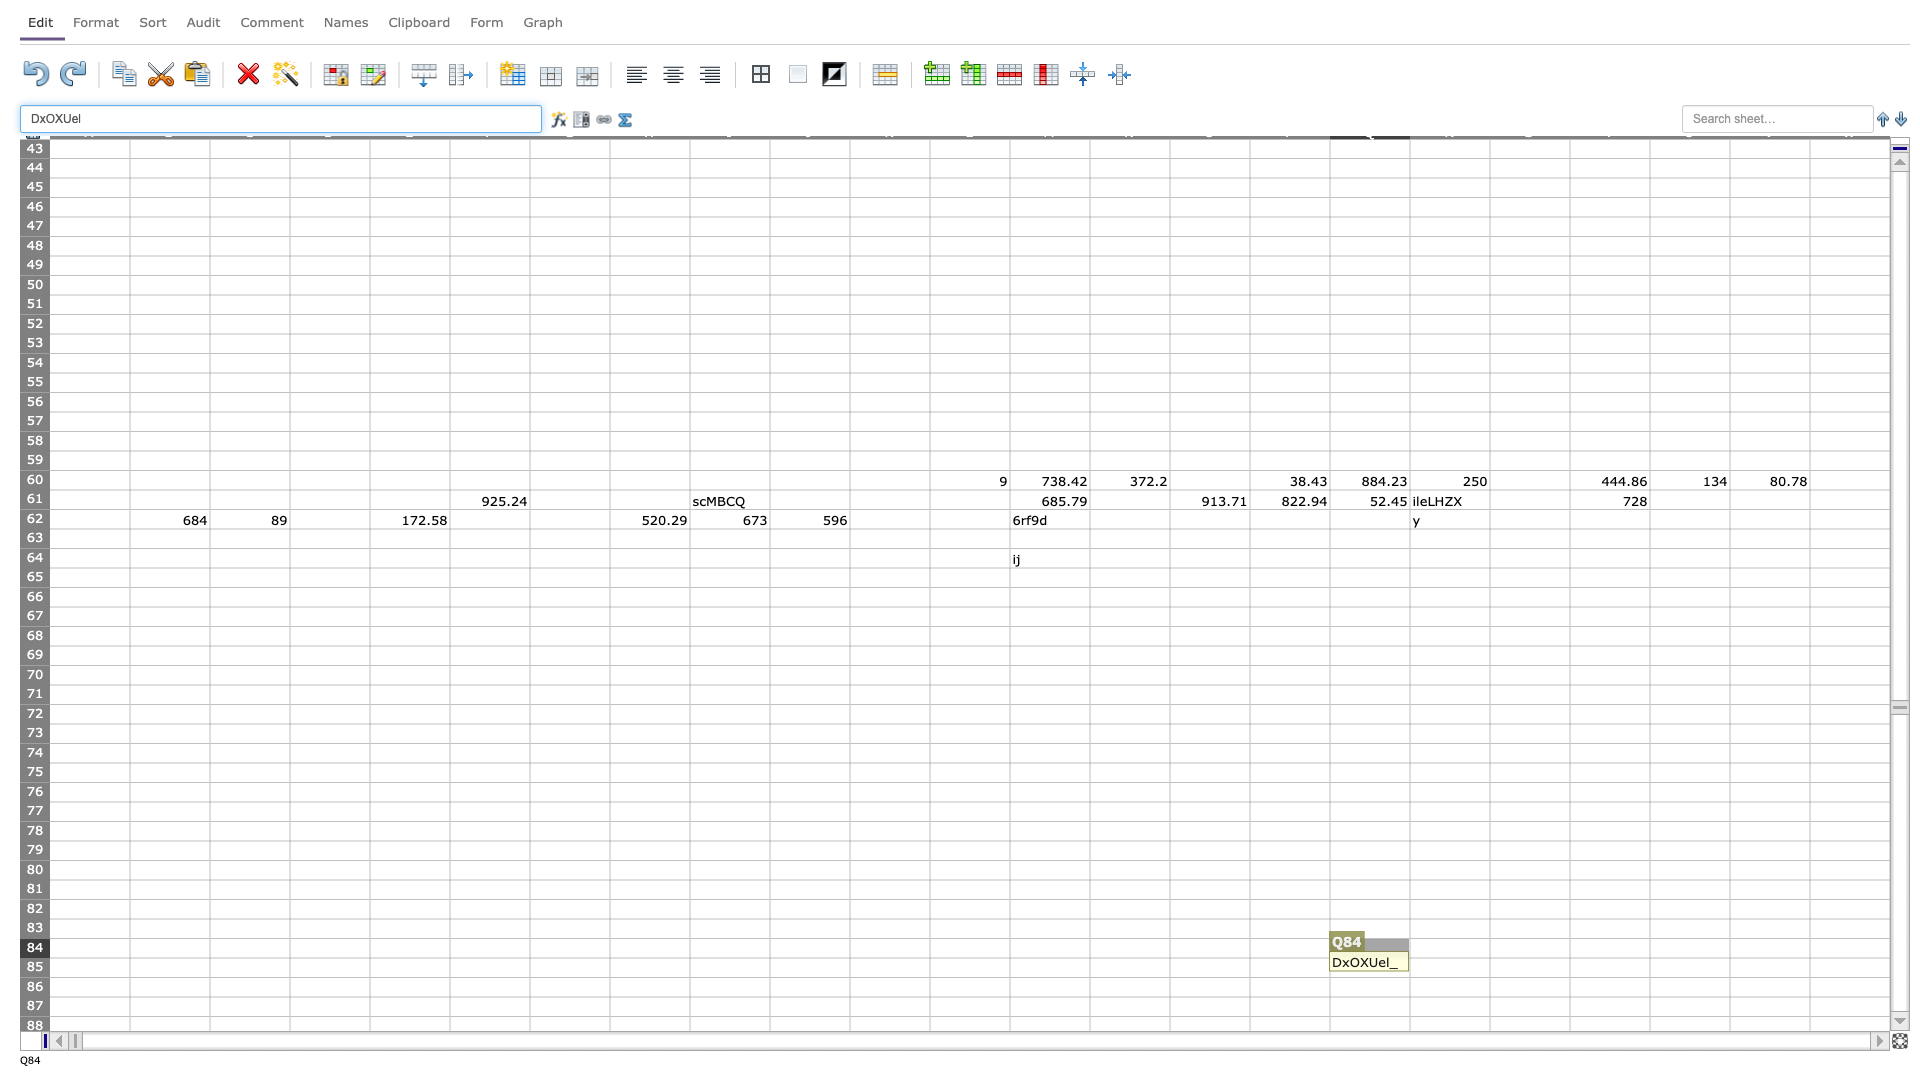 The height and width of the screenshot is (1080, 1920). What do you see at coordinates (1409, 966) in the screenshot?
I see `Left side of cell R85` at bounding box center [1409, 966].